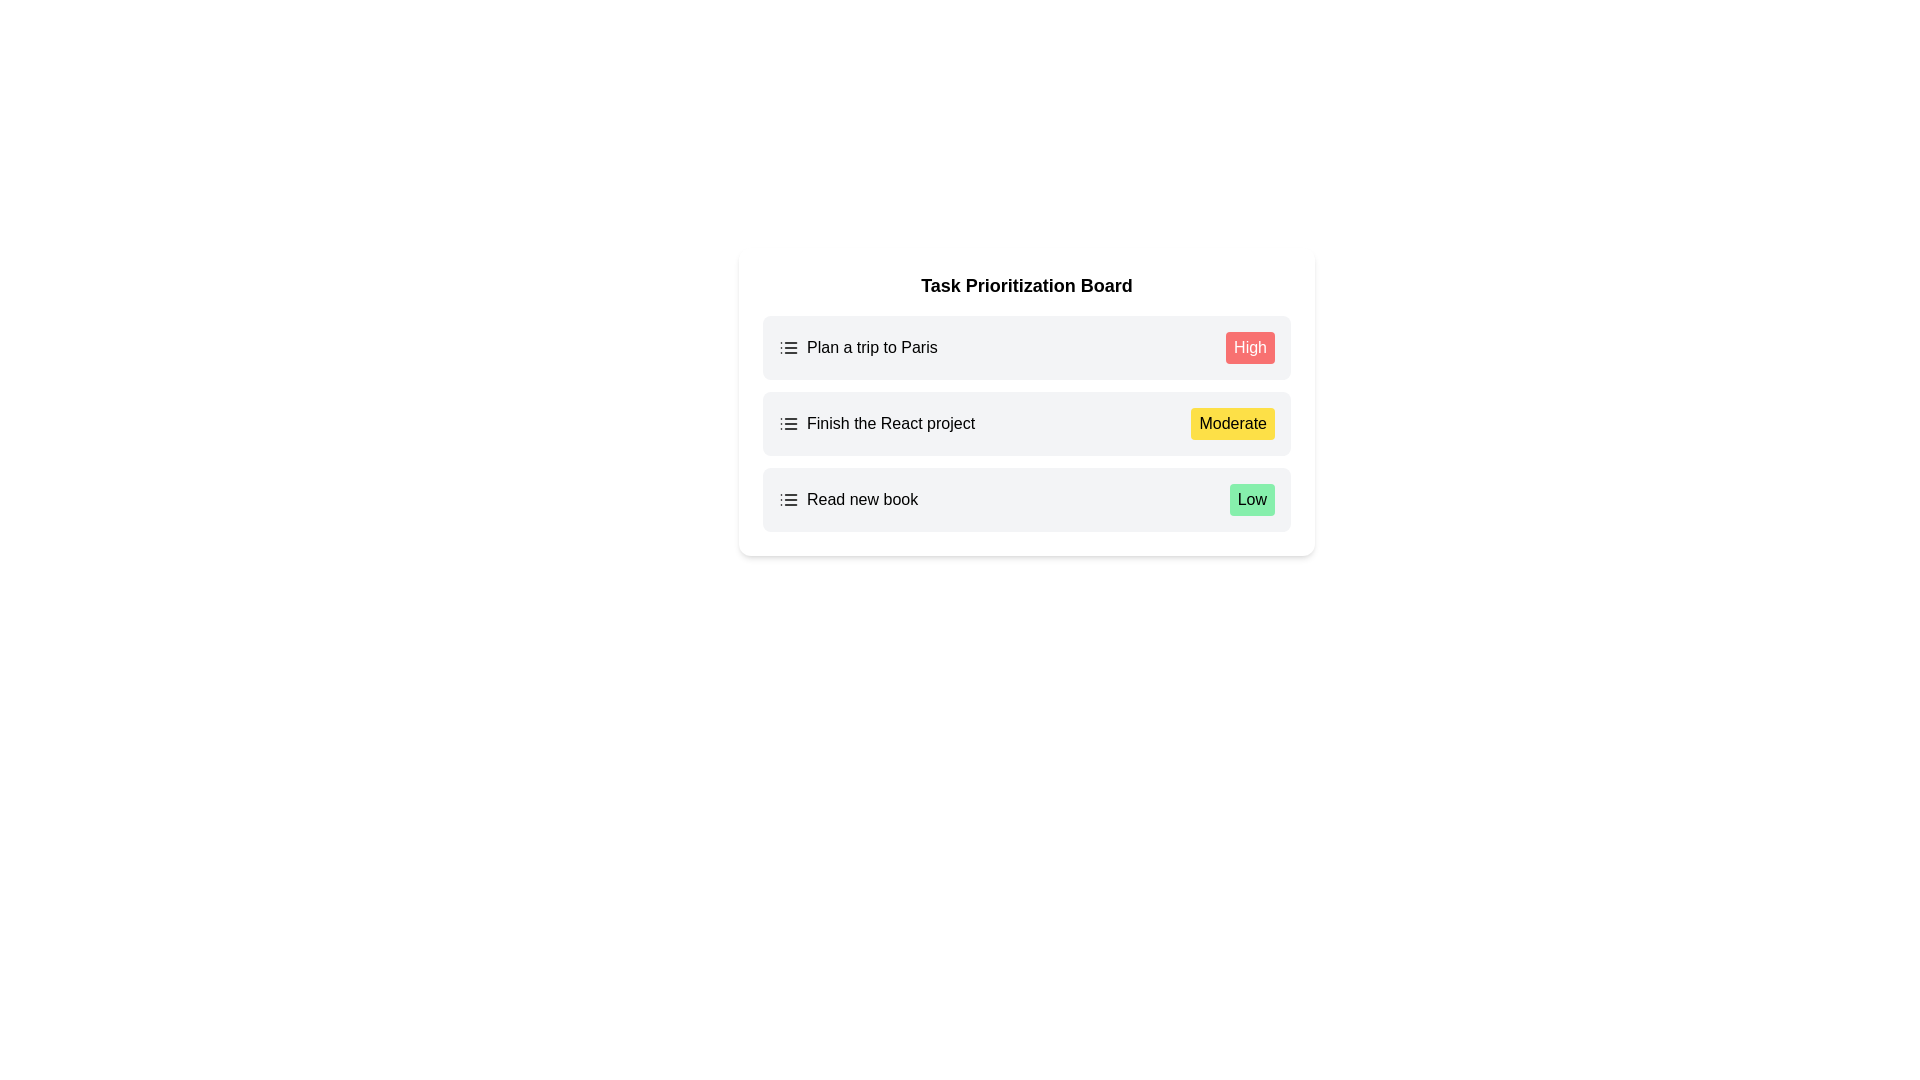  What do you see at coordinates (1232, 423) in the screenshot?
I see `Priority label associated with the task 'Finish the React project', located on the right side of the task entry, which is the second element in the vertical stack of tasks on the priority board` at bounding box center [1232, 423].